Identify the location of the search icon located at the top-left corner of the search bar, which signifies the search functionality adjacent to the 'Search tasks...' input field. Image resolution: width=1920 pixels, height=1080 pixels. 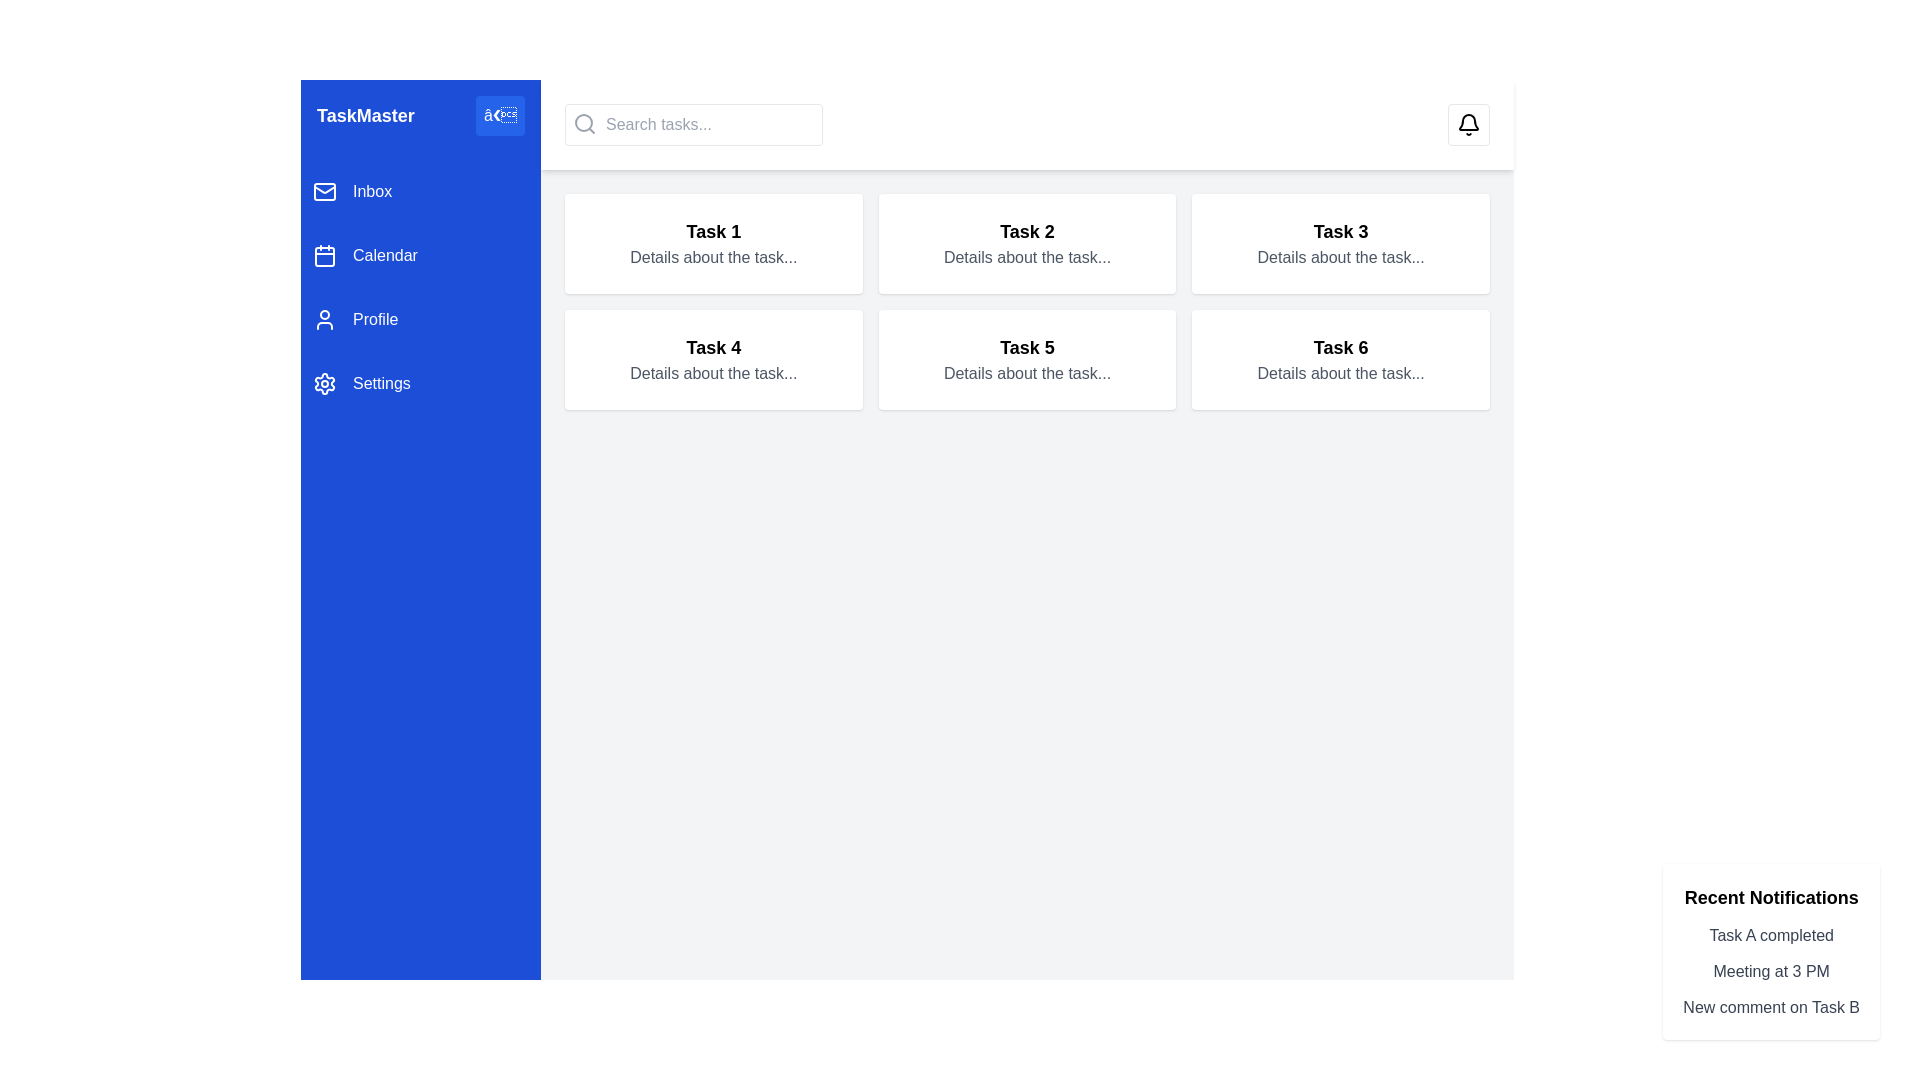
(584, 123).